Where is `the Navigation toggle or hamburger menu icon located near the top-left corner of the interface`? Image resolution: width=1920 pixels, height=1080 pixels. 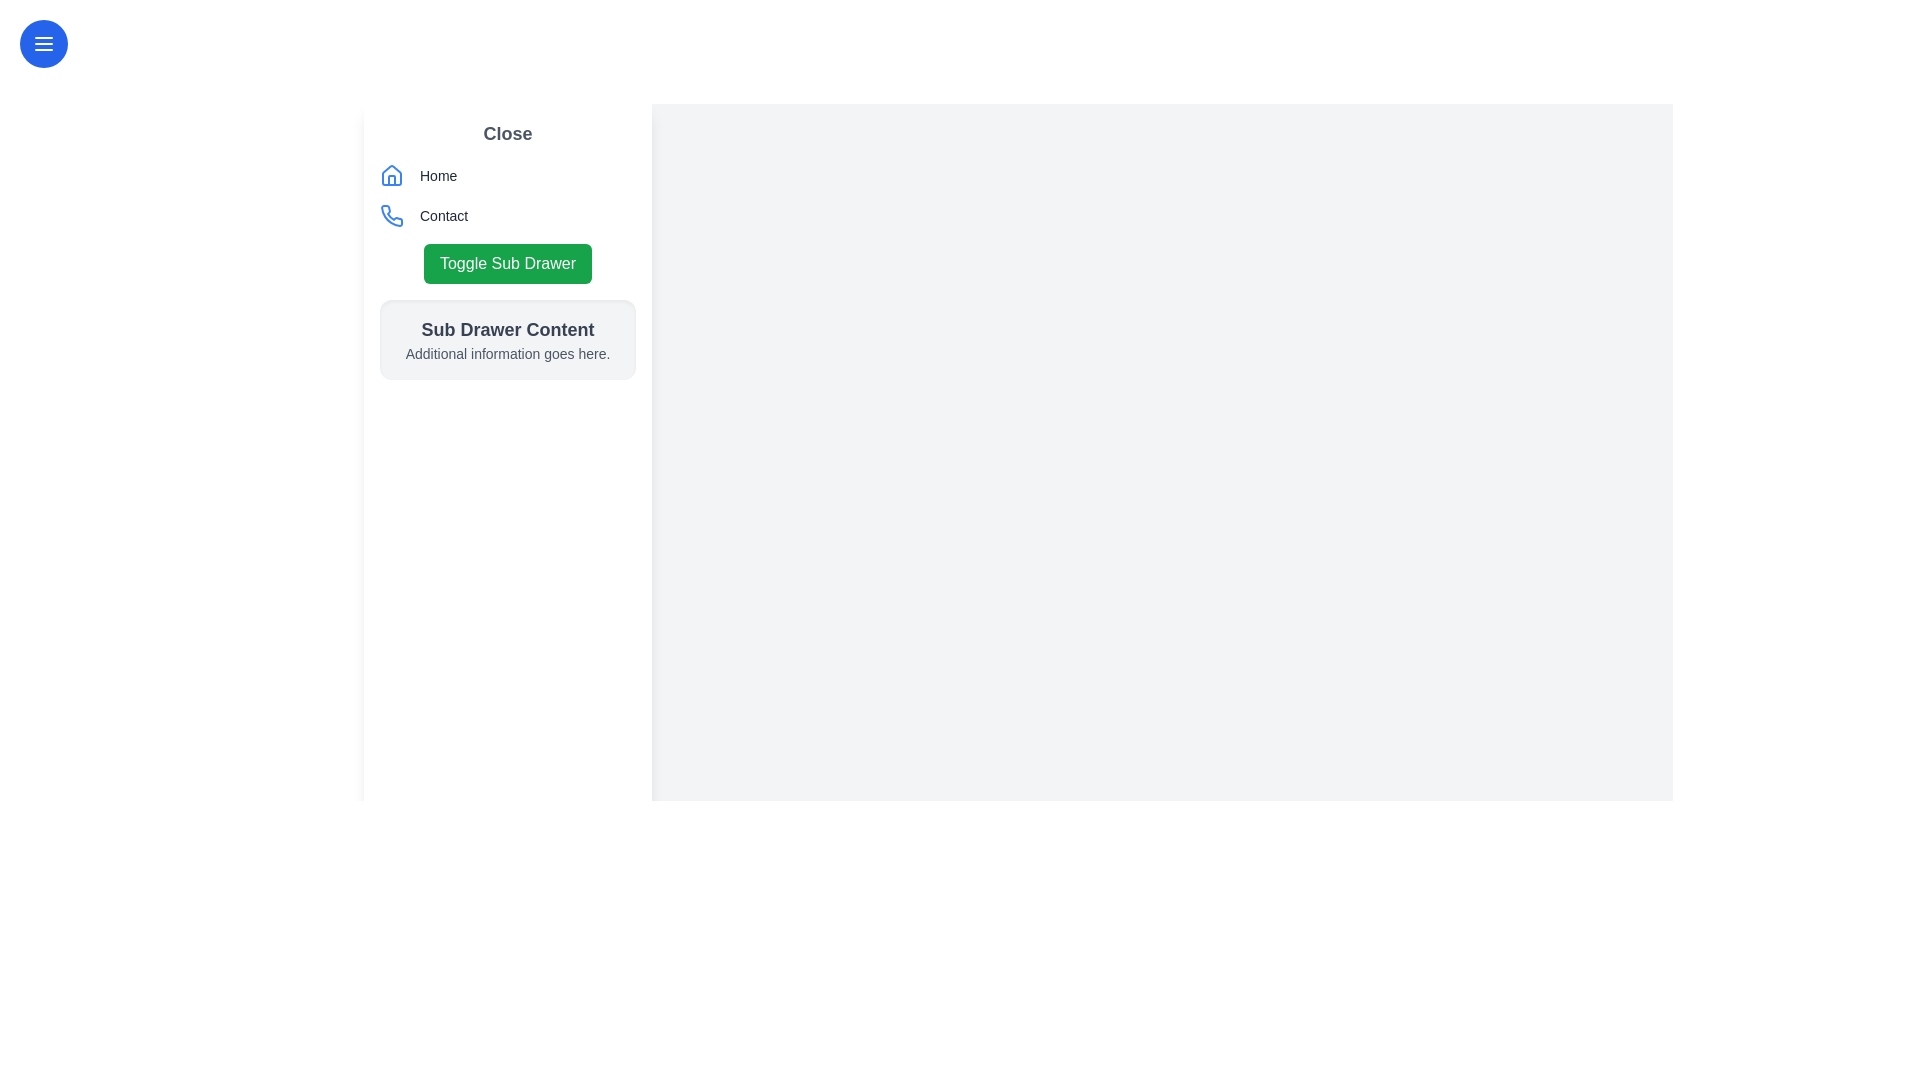
the Navigation toggle or hamburger menu icon located near the top-left corner of the interface is located at coordinates (43, 43).